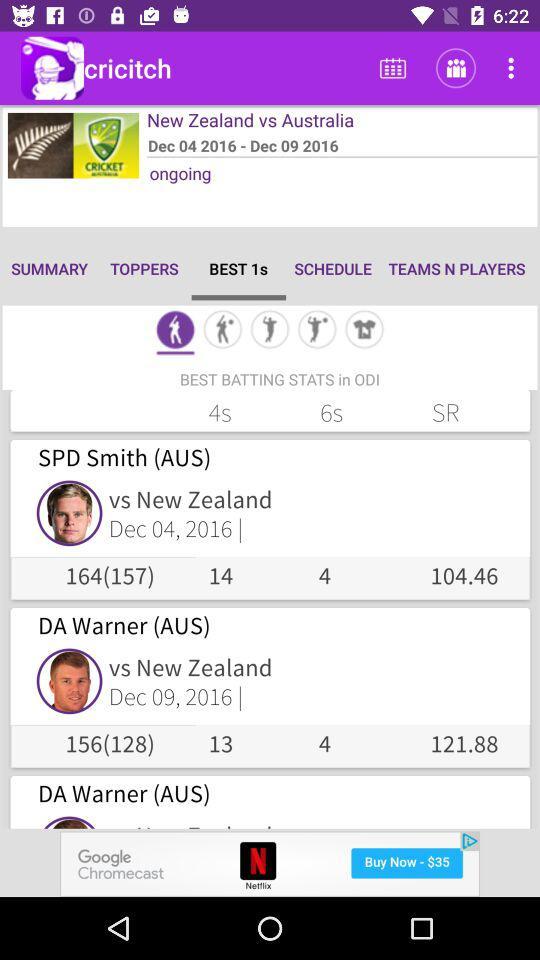 The width and height of the screenshot is (540, 960). I want to click on the avatar icon, so click(270, 331).